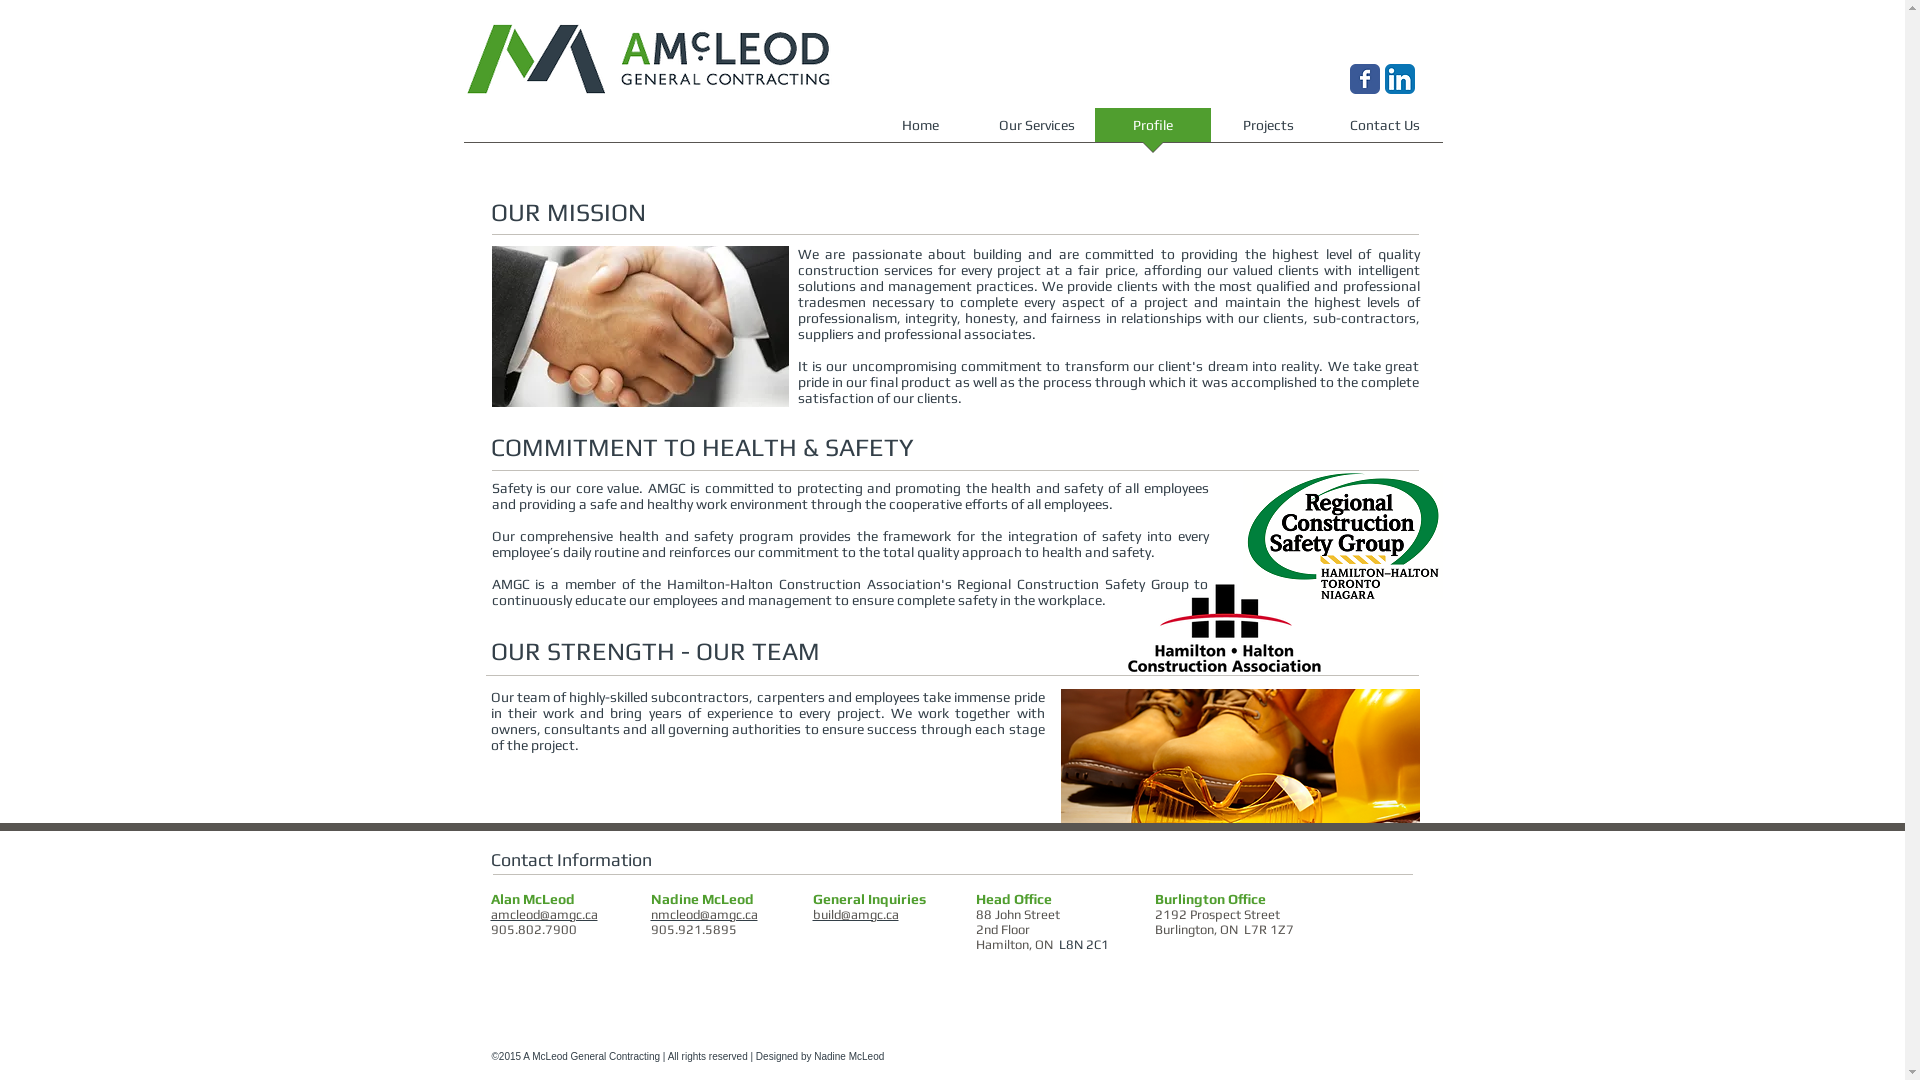  What do you see at coordinates (1266, 131) in the screenshot?
I see `'Projects'` at bounding box center [1266, 131].